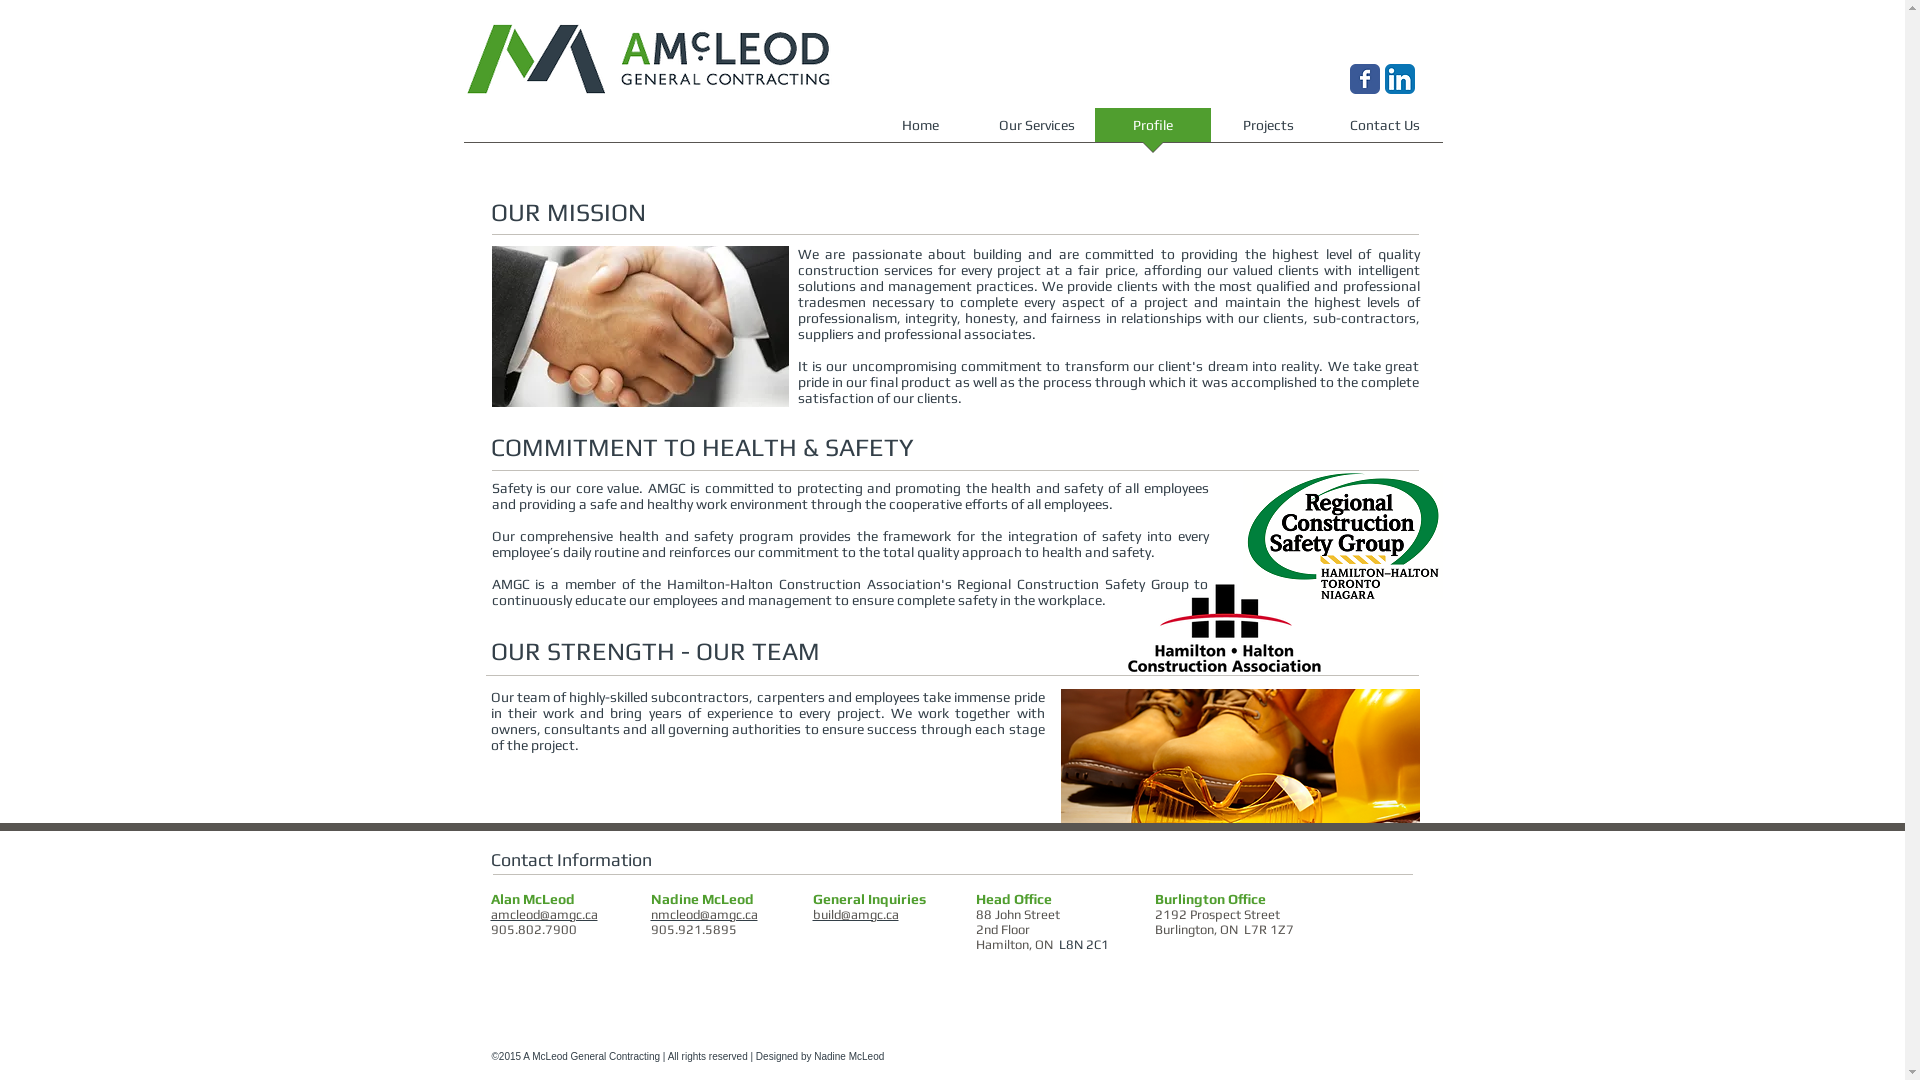  What do you see at coordinates (1266, 131) in the screenshot?
I see `'Projects'` at bounding box center [1266, 131].